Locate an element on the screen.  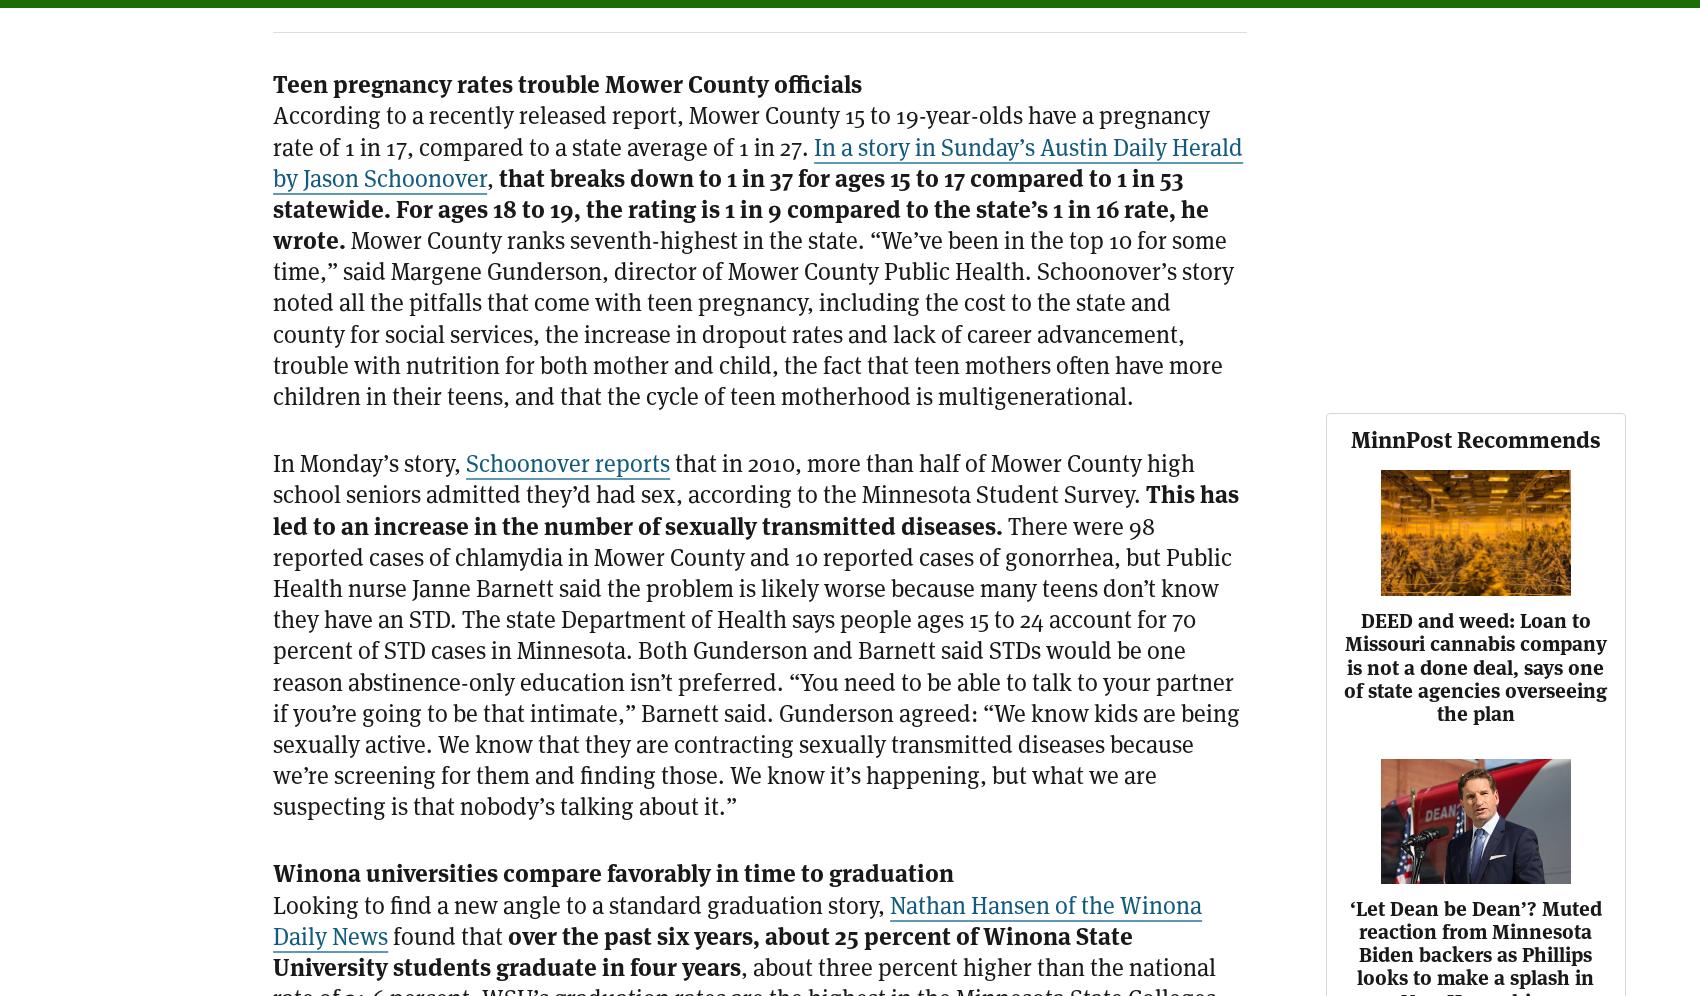
',' is located at coordinates (492, 177).